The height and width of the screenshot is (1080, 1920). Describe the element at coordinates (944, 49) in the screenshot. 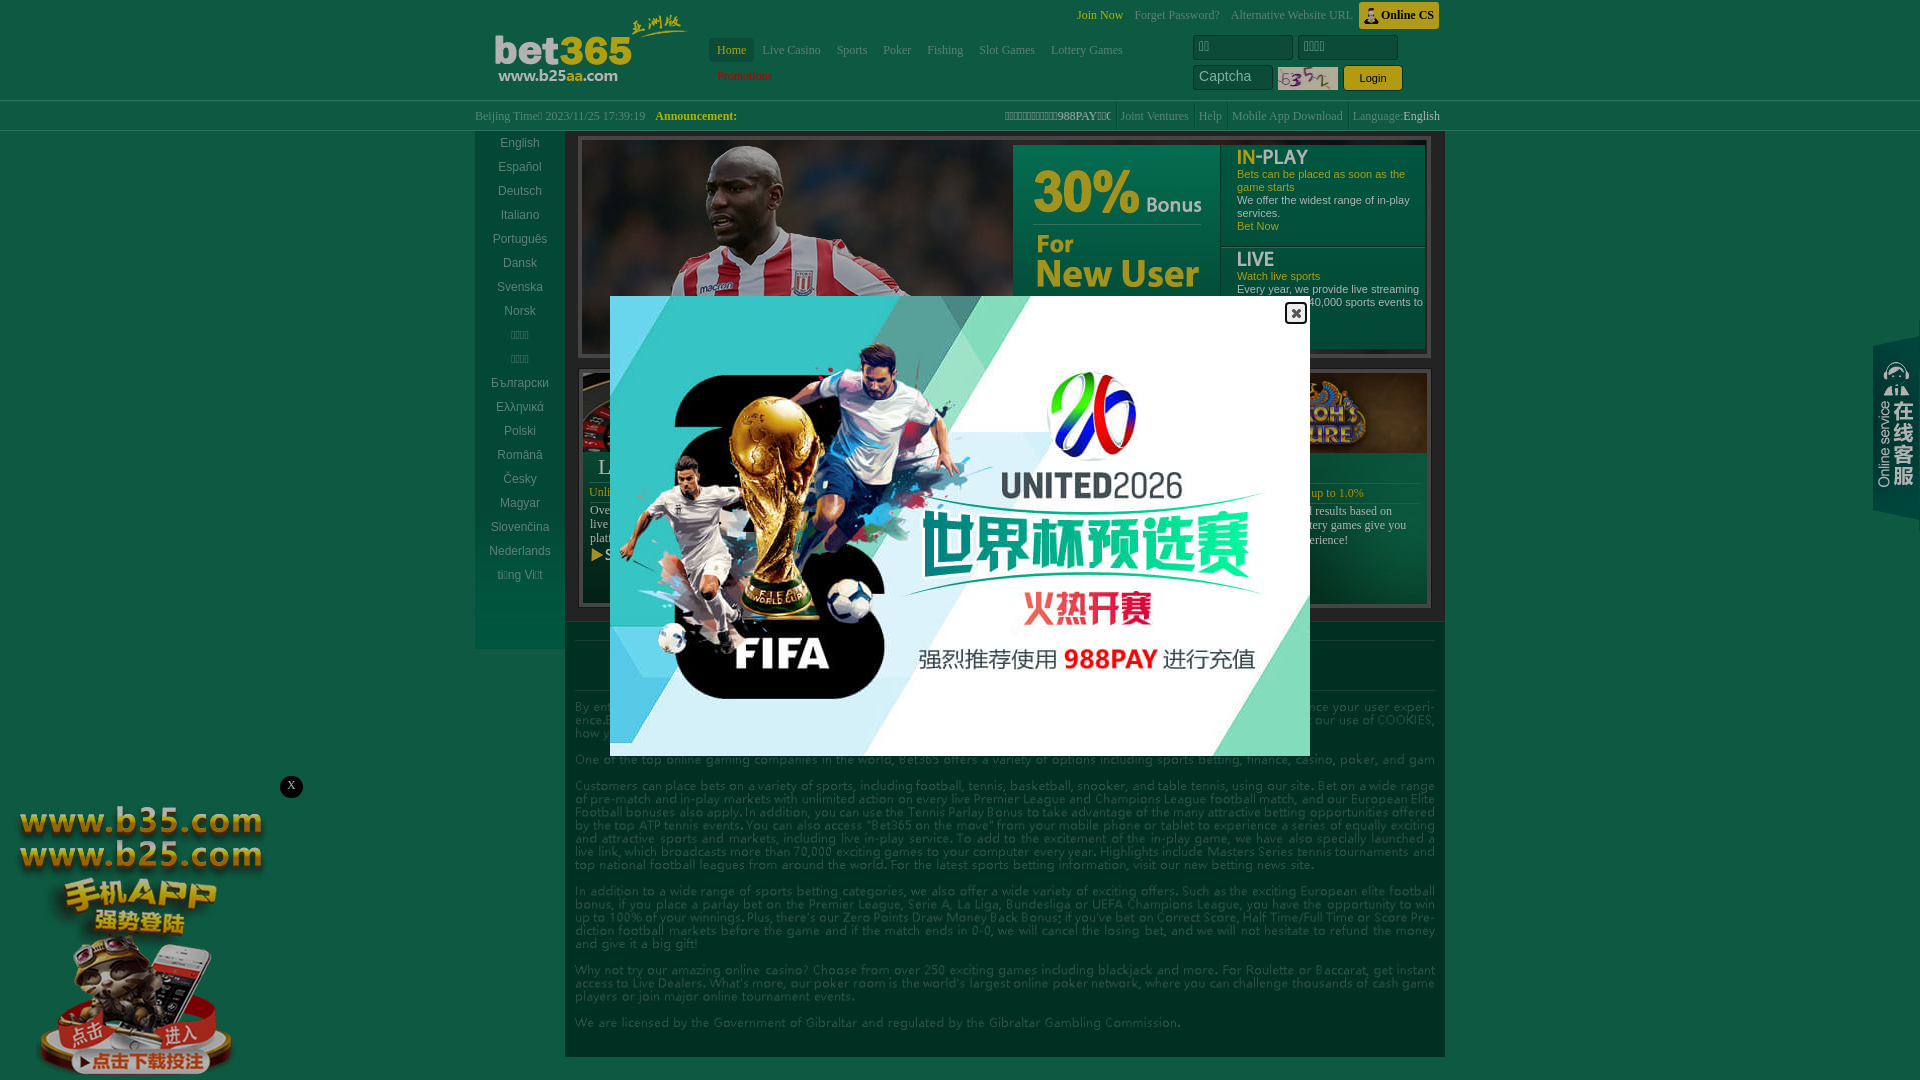

I see `'Fishing'` at that location.